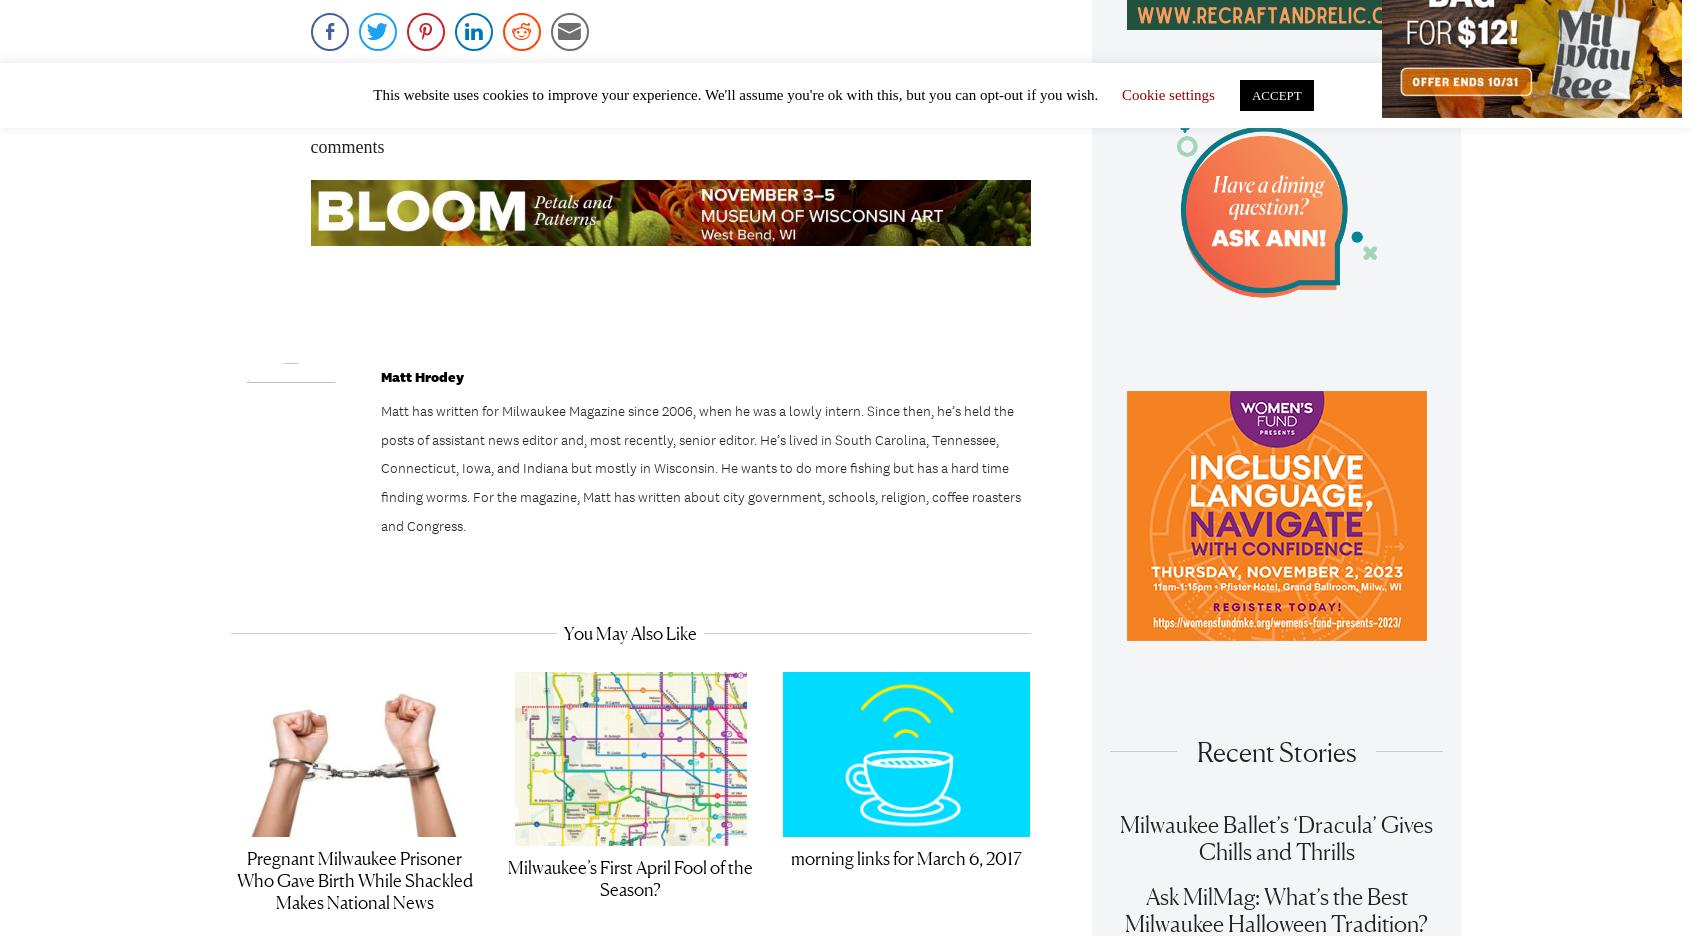  I want to click on 'Milwaukee’s First April Fool of the Season?', so click(507, 885).